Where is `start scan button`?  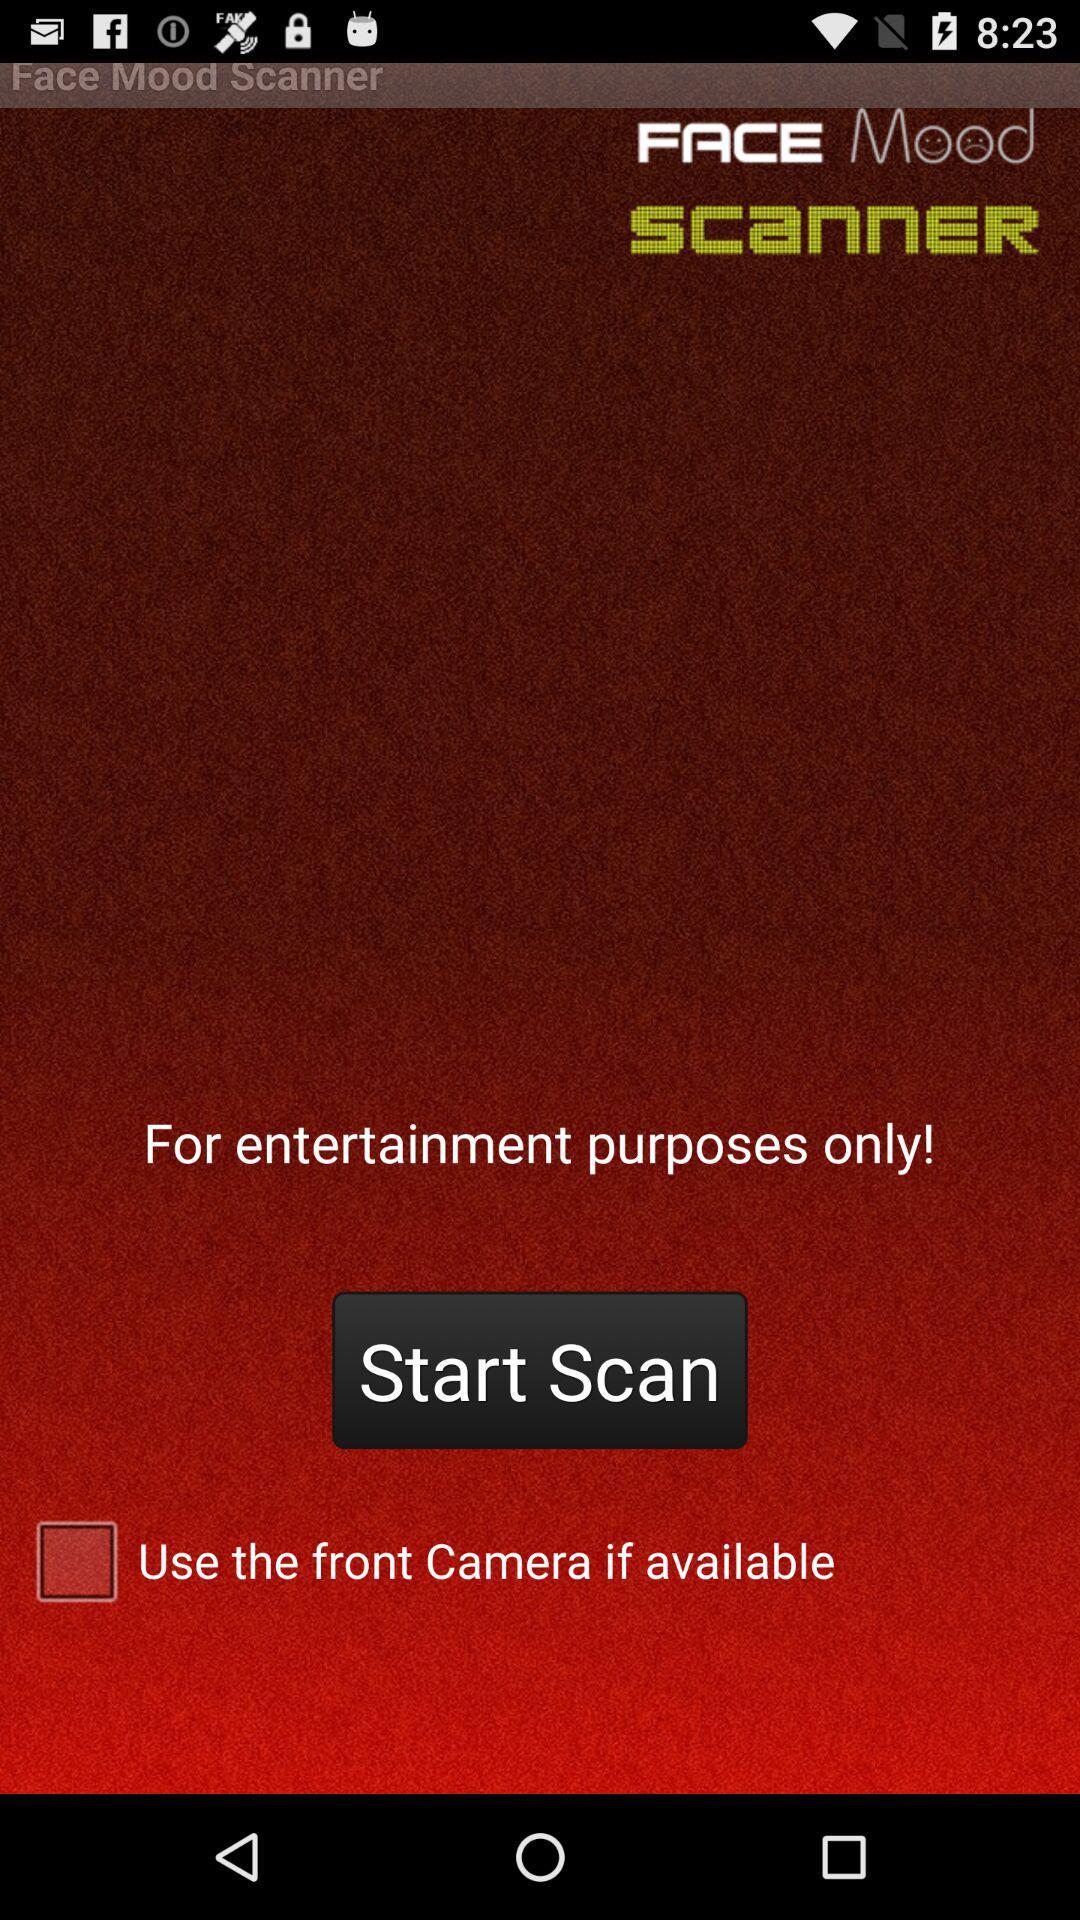
start scan button is located at coordinates (540, 1369).